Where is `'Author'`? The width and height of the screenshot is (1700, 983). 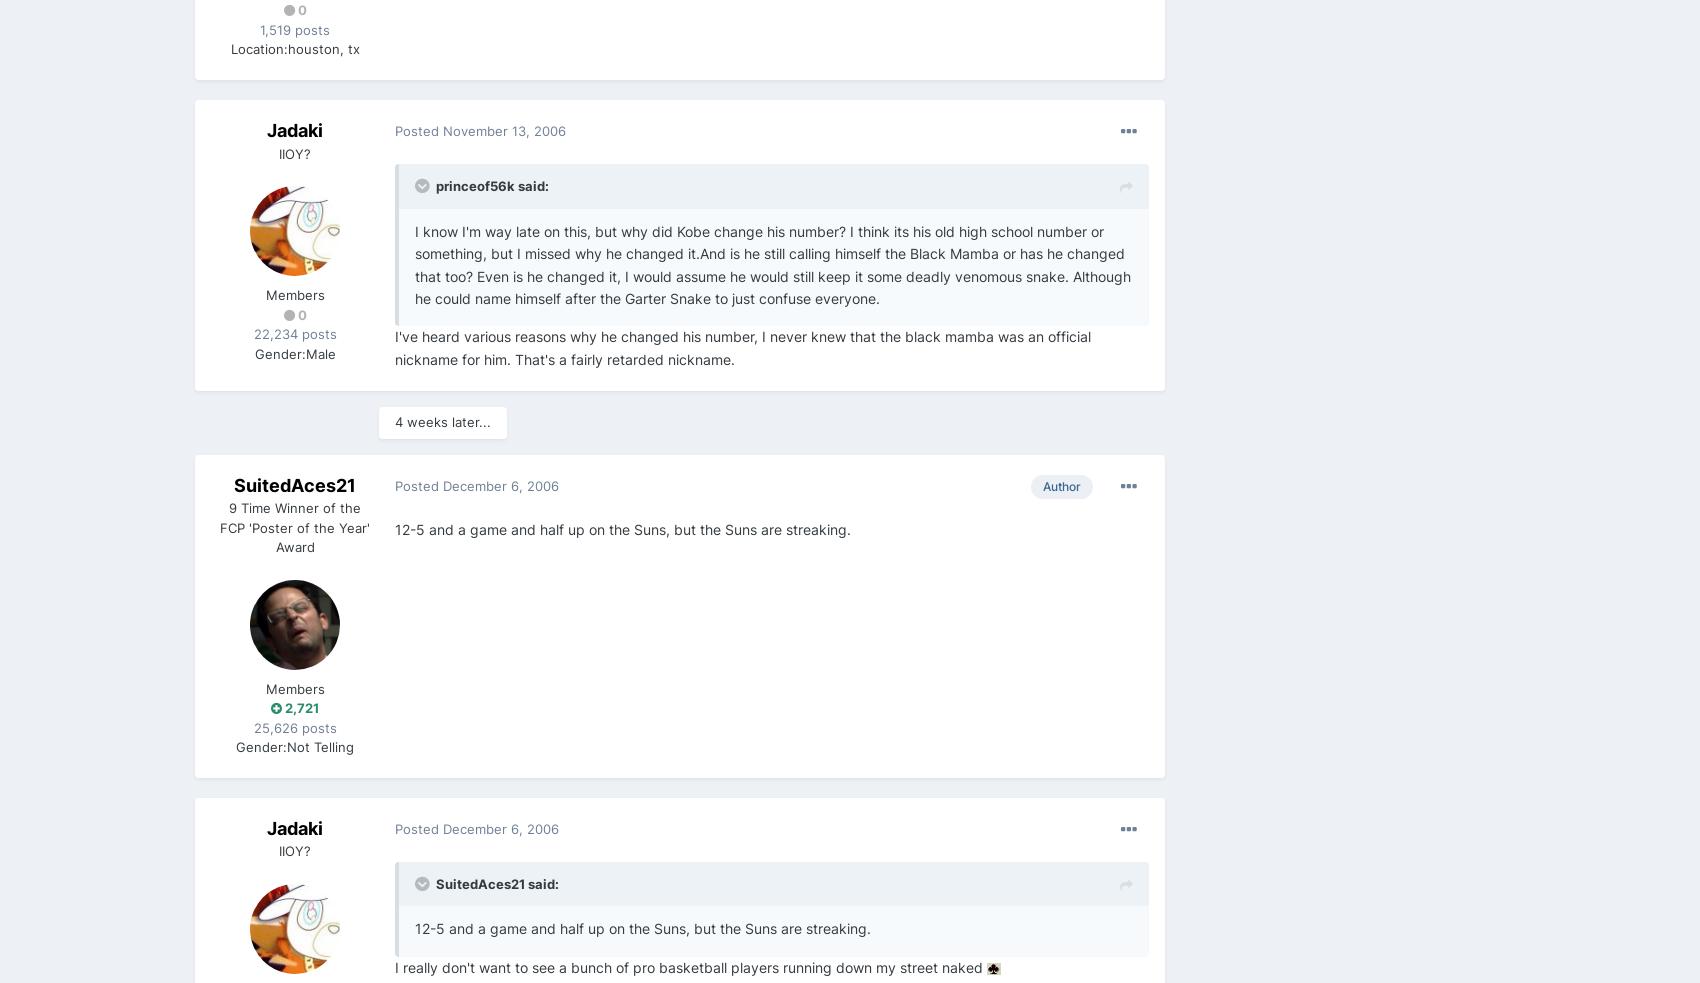
'Author' is located at coordinates (1060, 484).